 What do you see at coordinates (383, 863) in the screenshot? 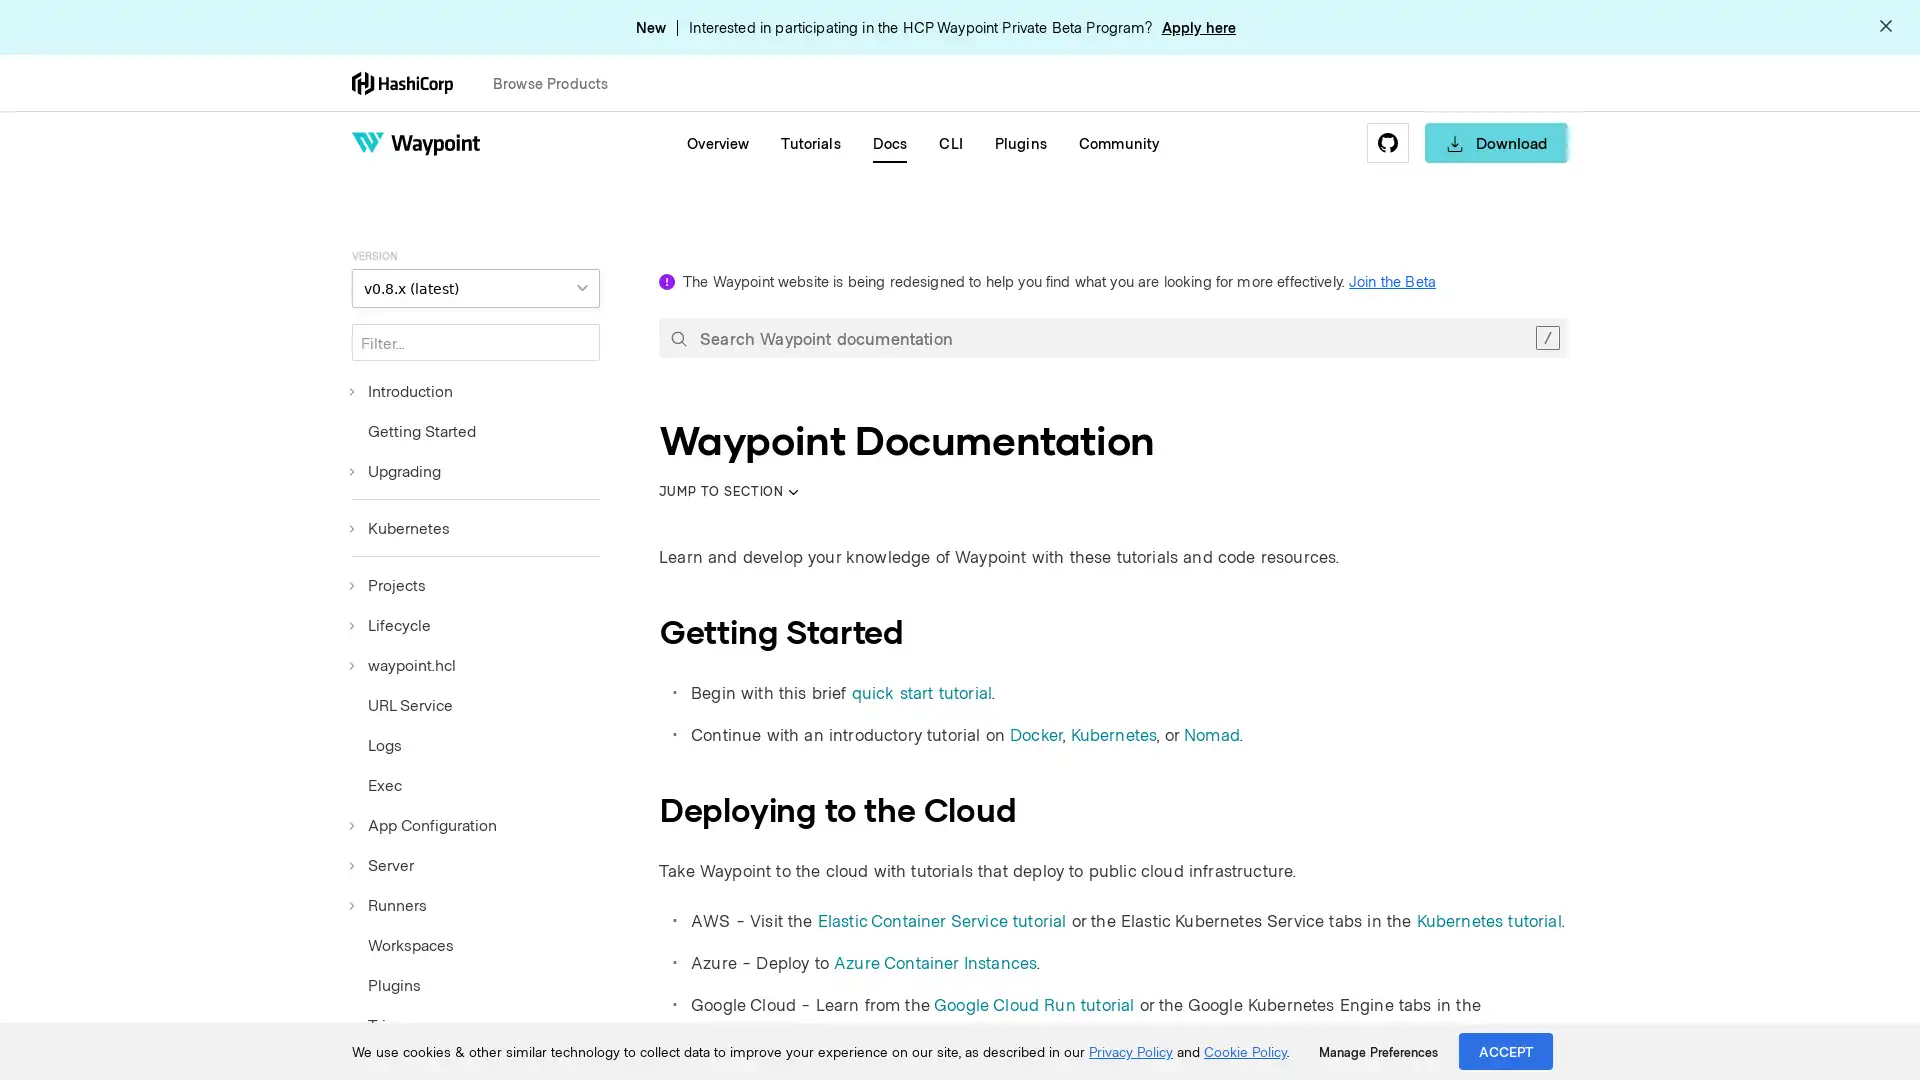
I see `Server` at bounding box center [383, 863].